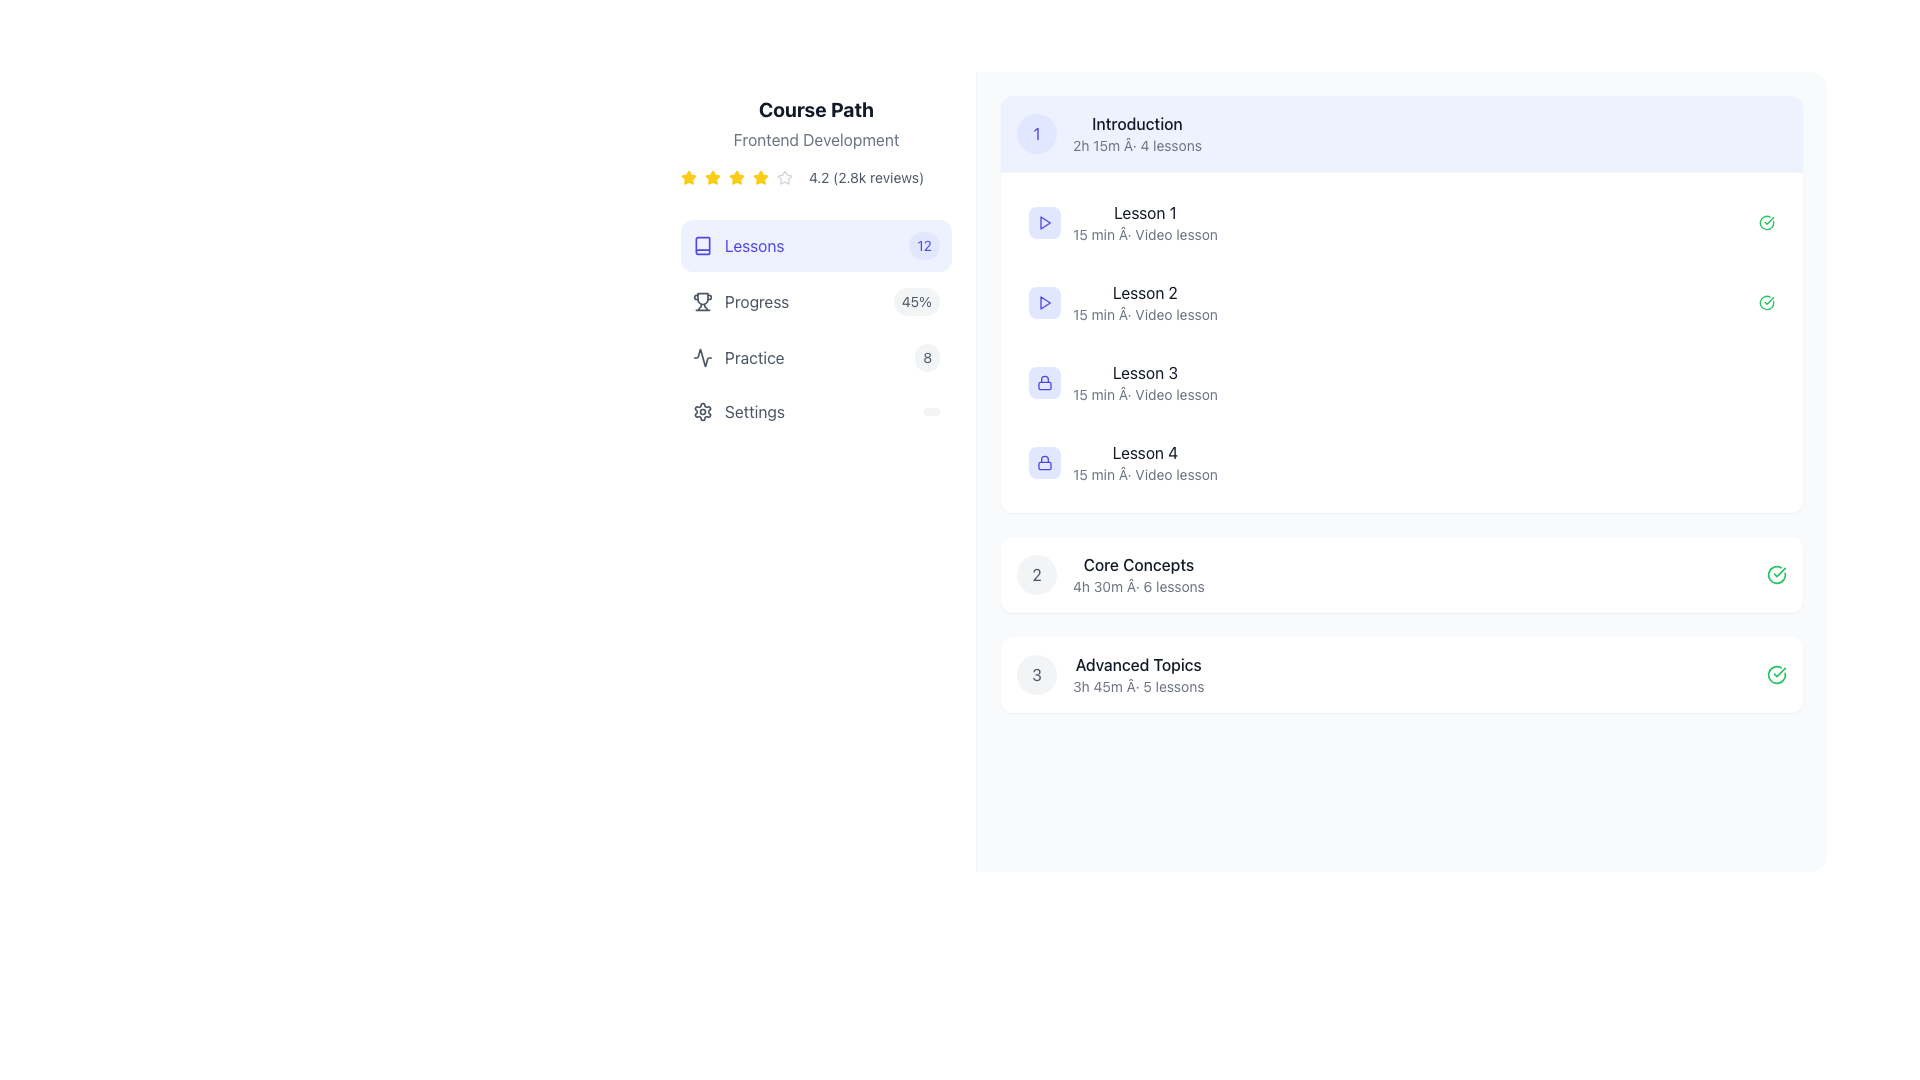 The height and width of the screenshot is (1080, 1920). Describe the element at coordinates (713, 176) in the screenshot. I see `the third rating star icon using keyboard navigation` at that location.